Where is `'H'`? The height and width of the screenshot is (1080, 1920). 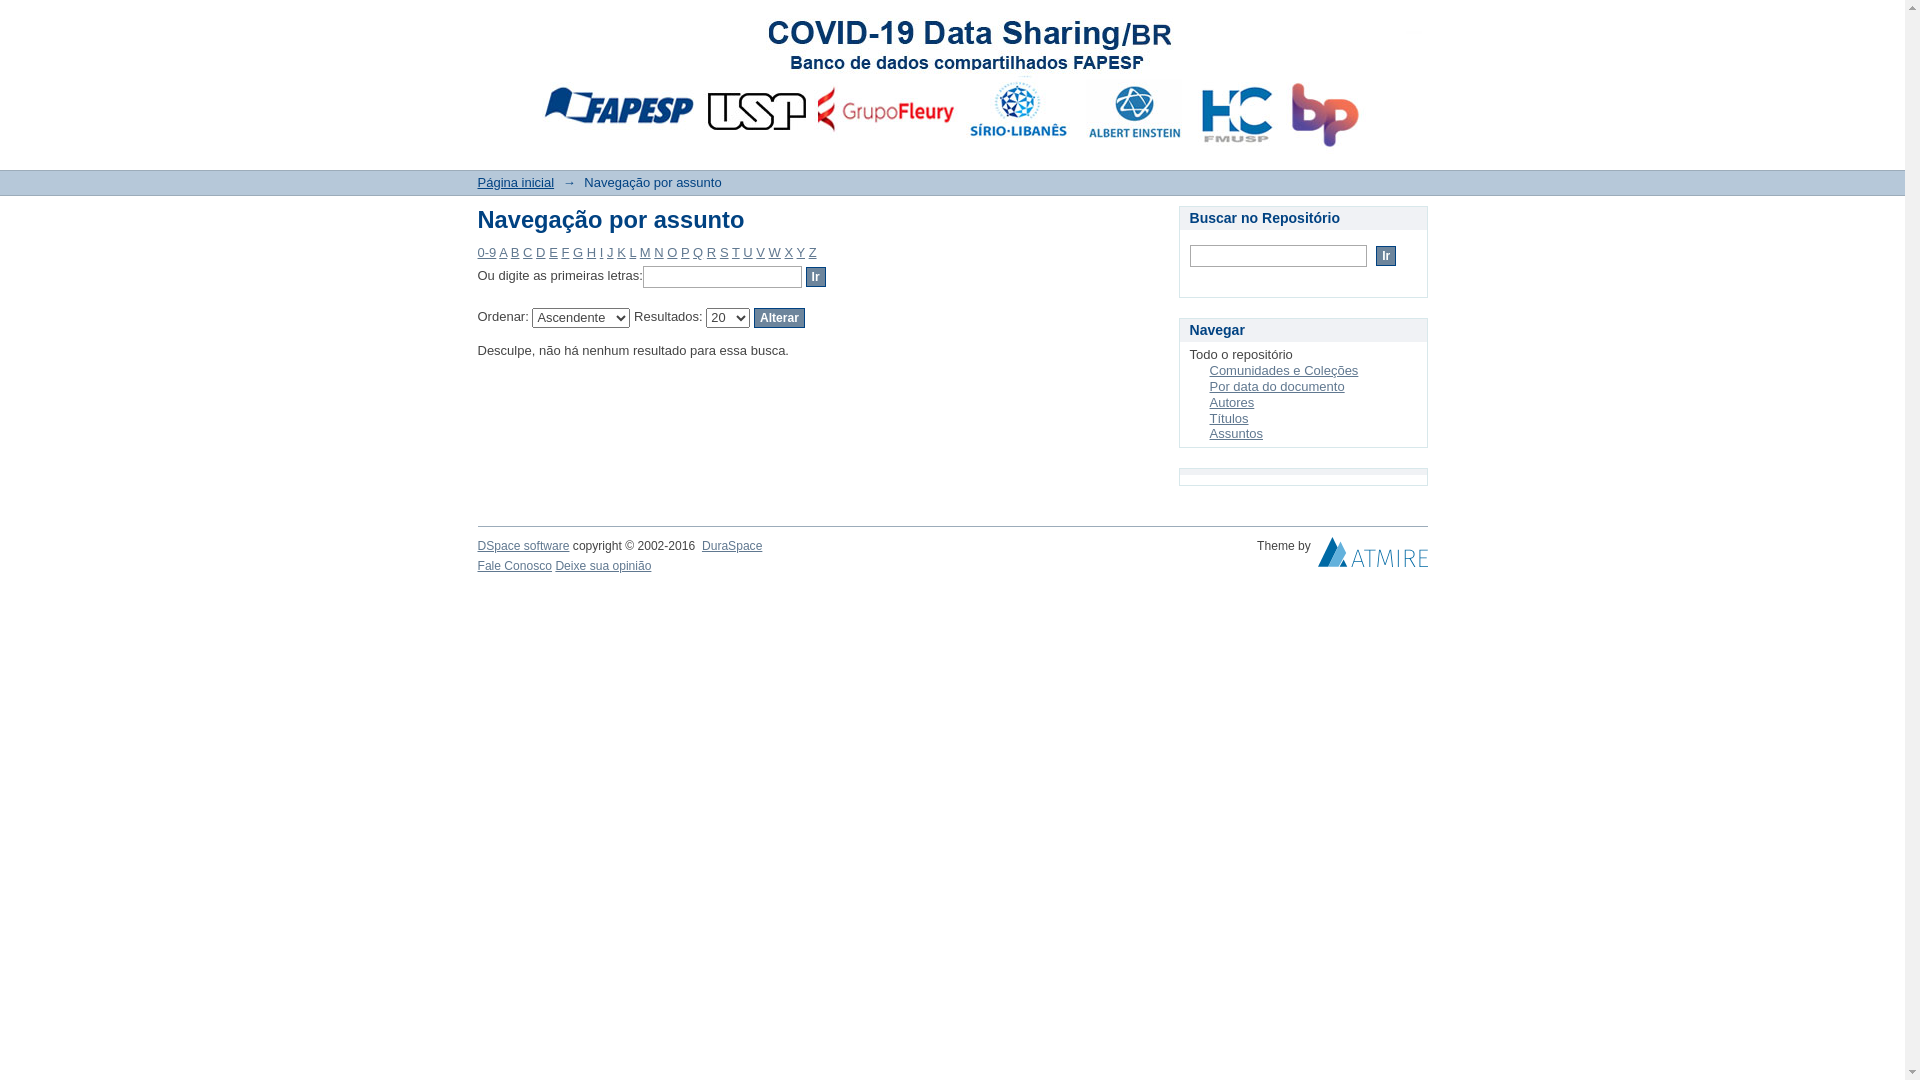 'H' is located at coordinates (585, 251).